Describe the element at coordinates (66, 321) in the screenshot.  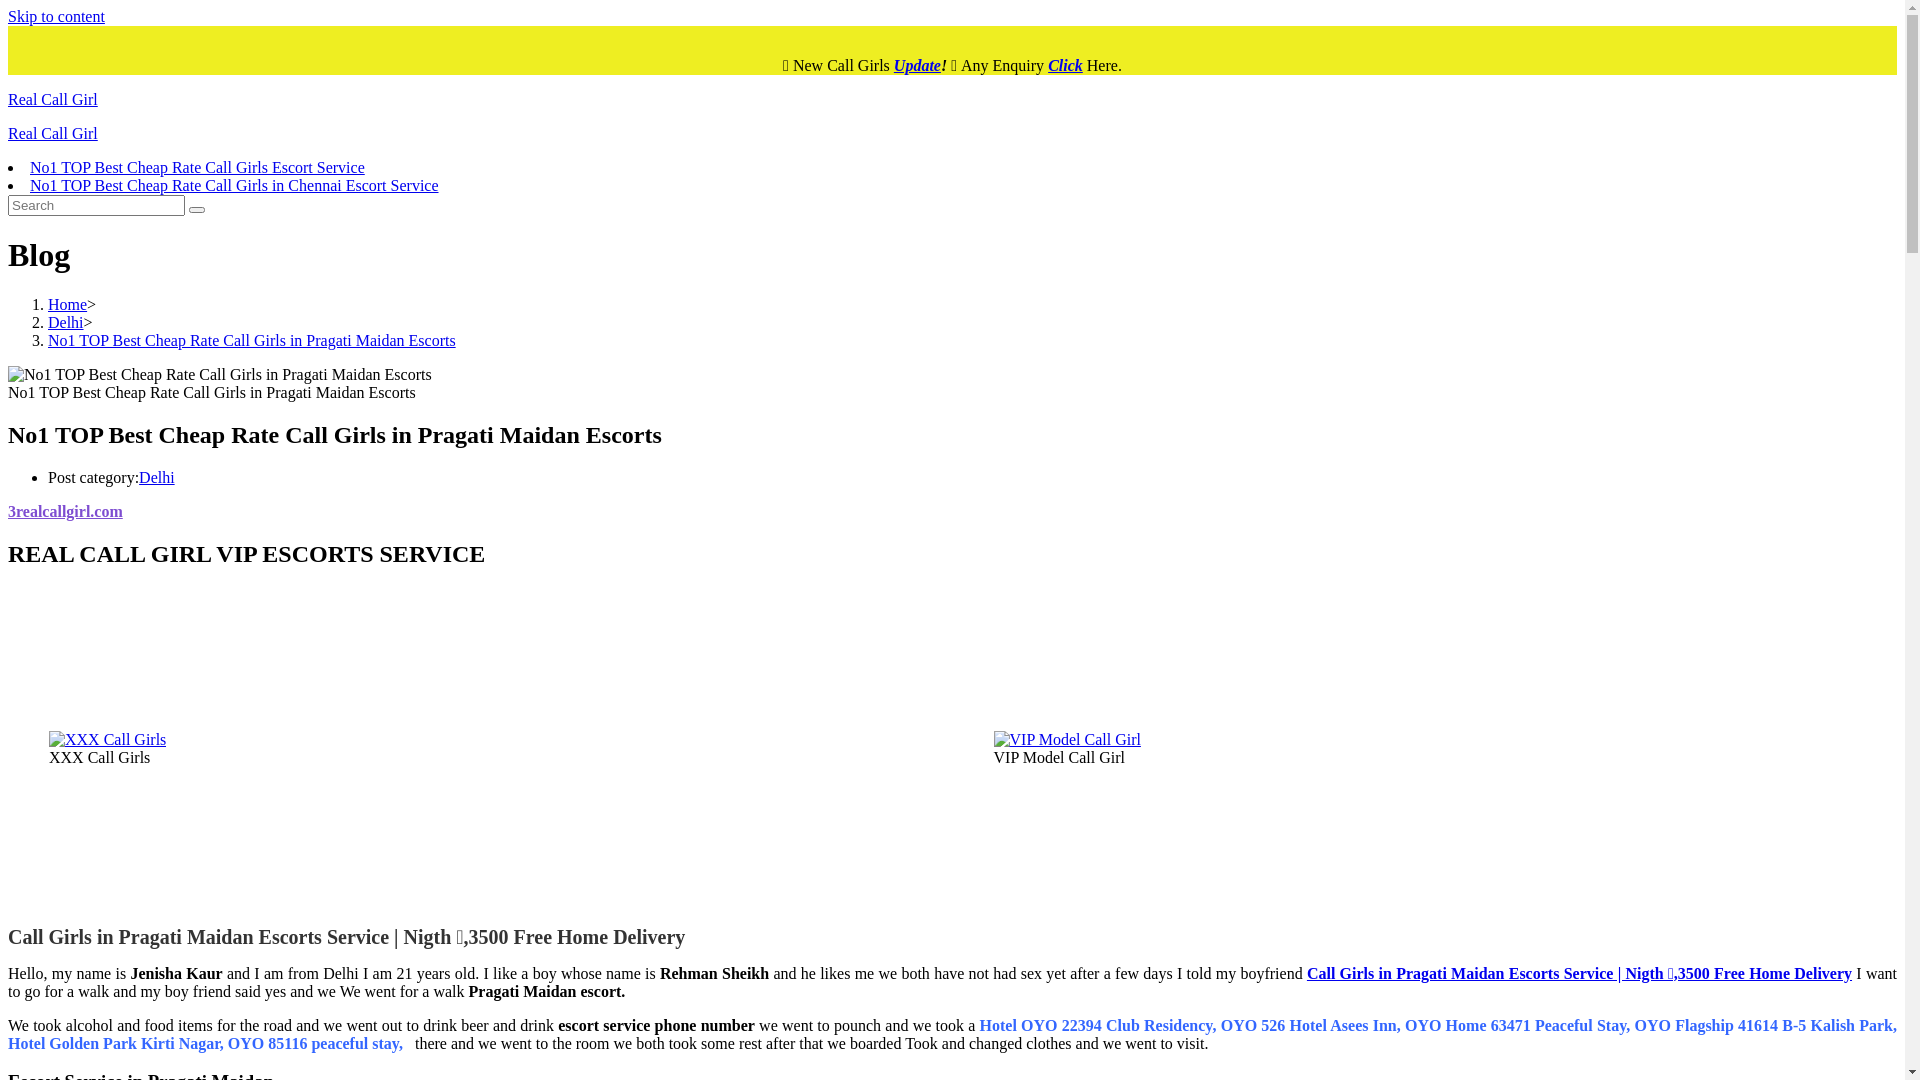
I see `'Delhi'` at that location.